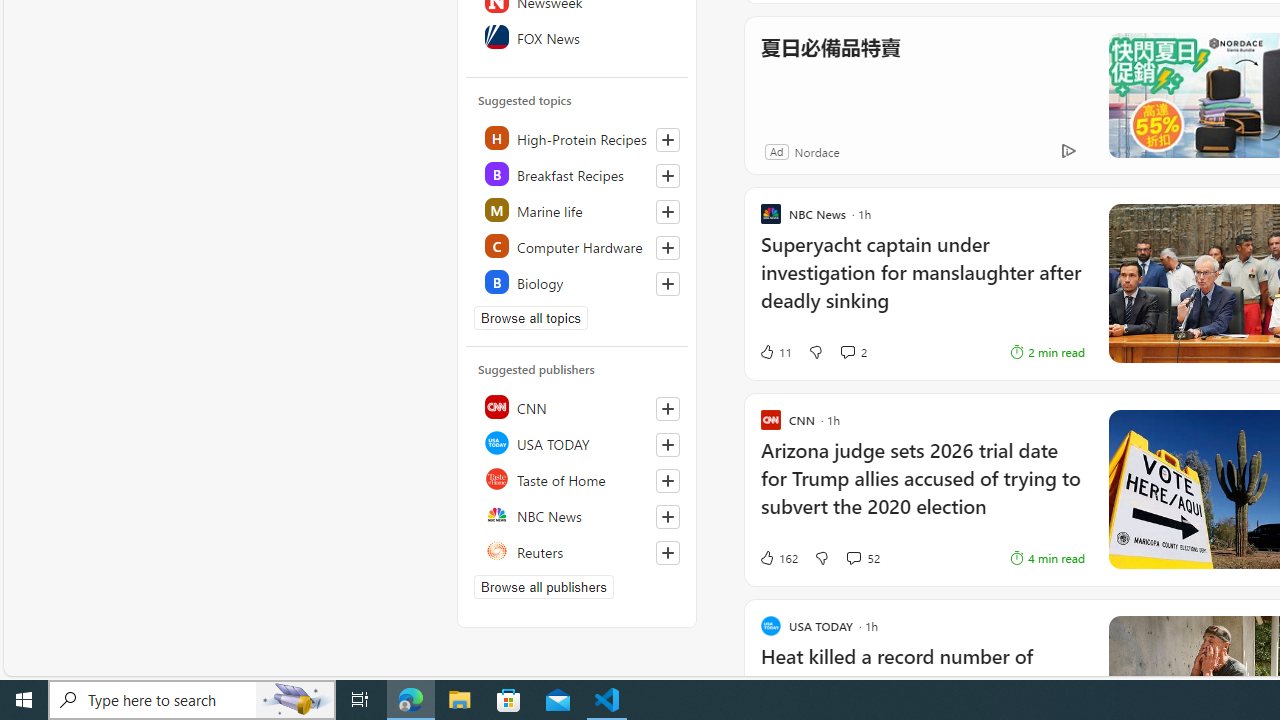 The height and width of the screenshot is (720, 1280). What do you see at coordinates (853, 558) in the screenshot?
I see `'View comments 52 Comment'` at bounding box center [853, 558].